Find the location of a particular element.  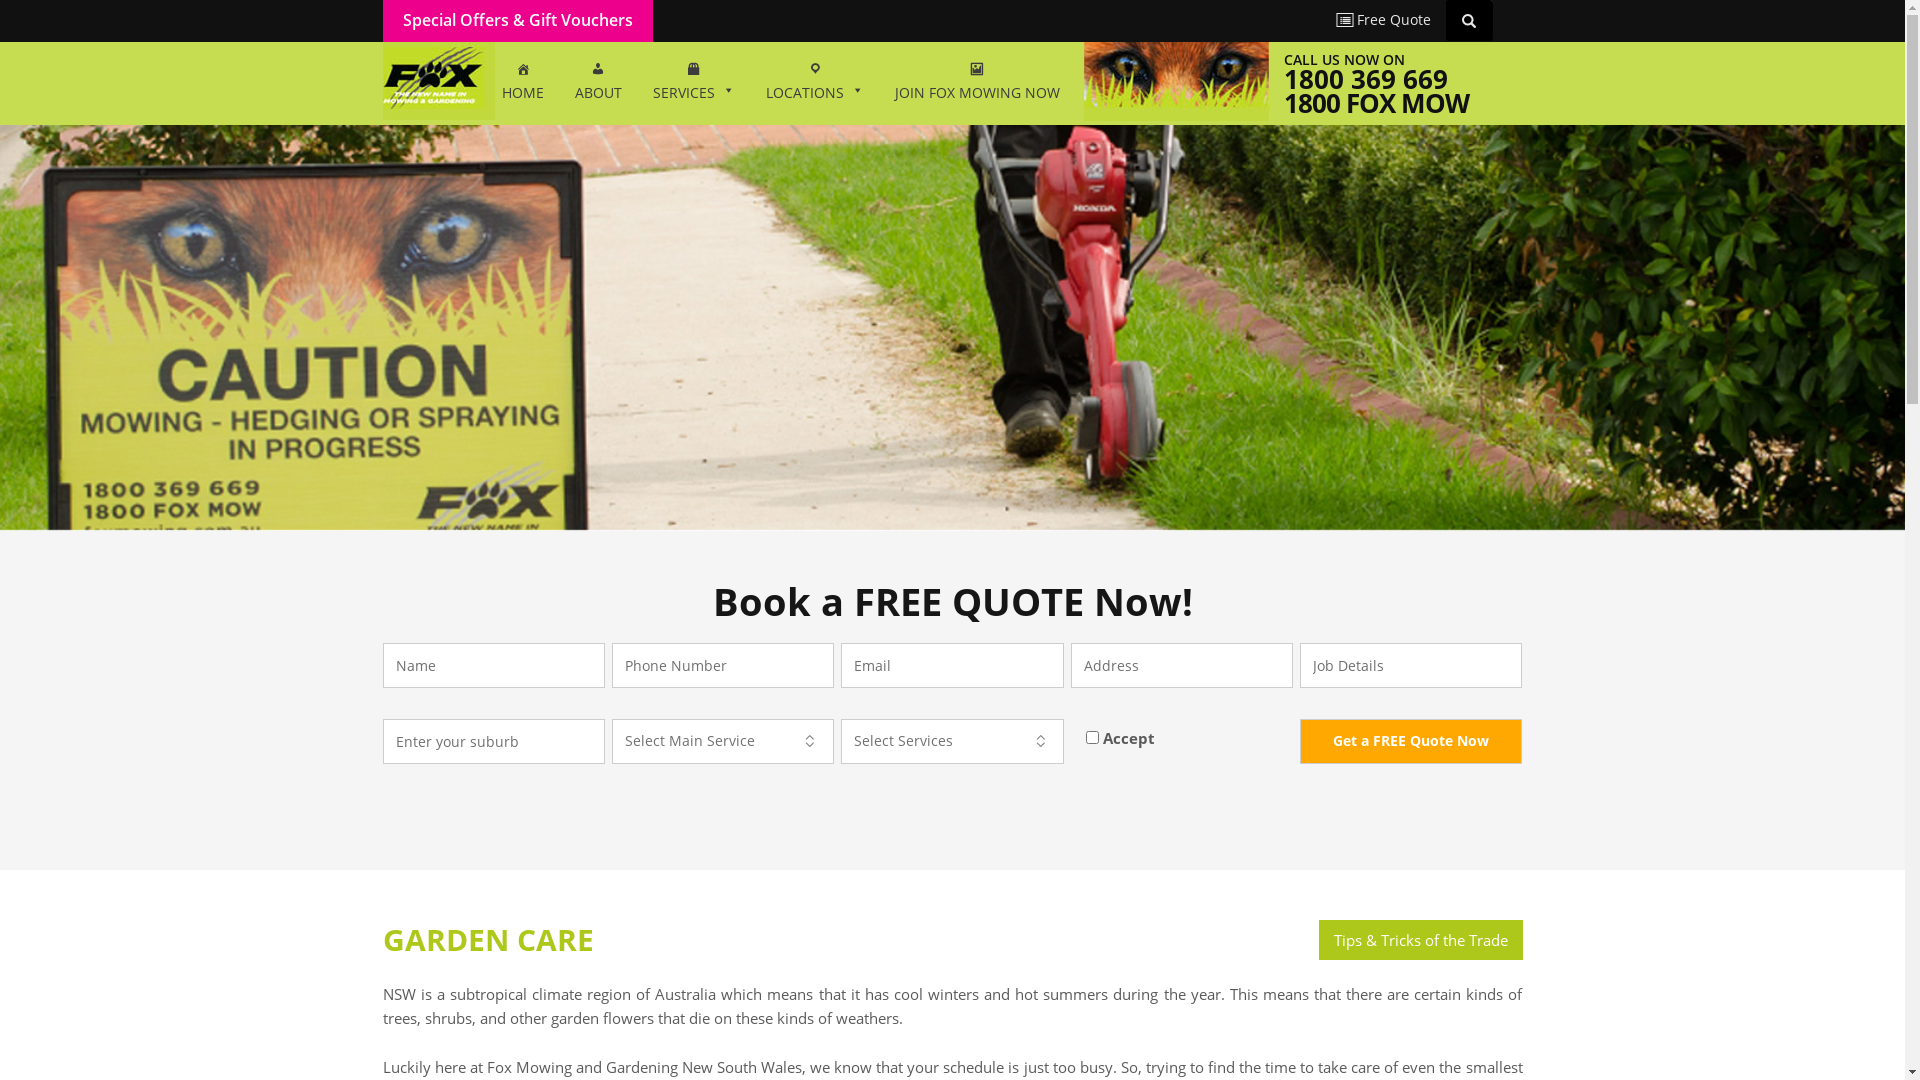

'ABOUT' is located at coordinates (597, 82).